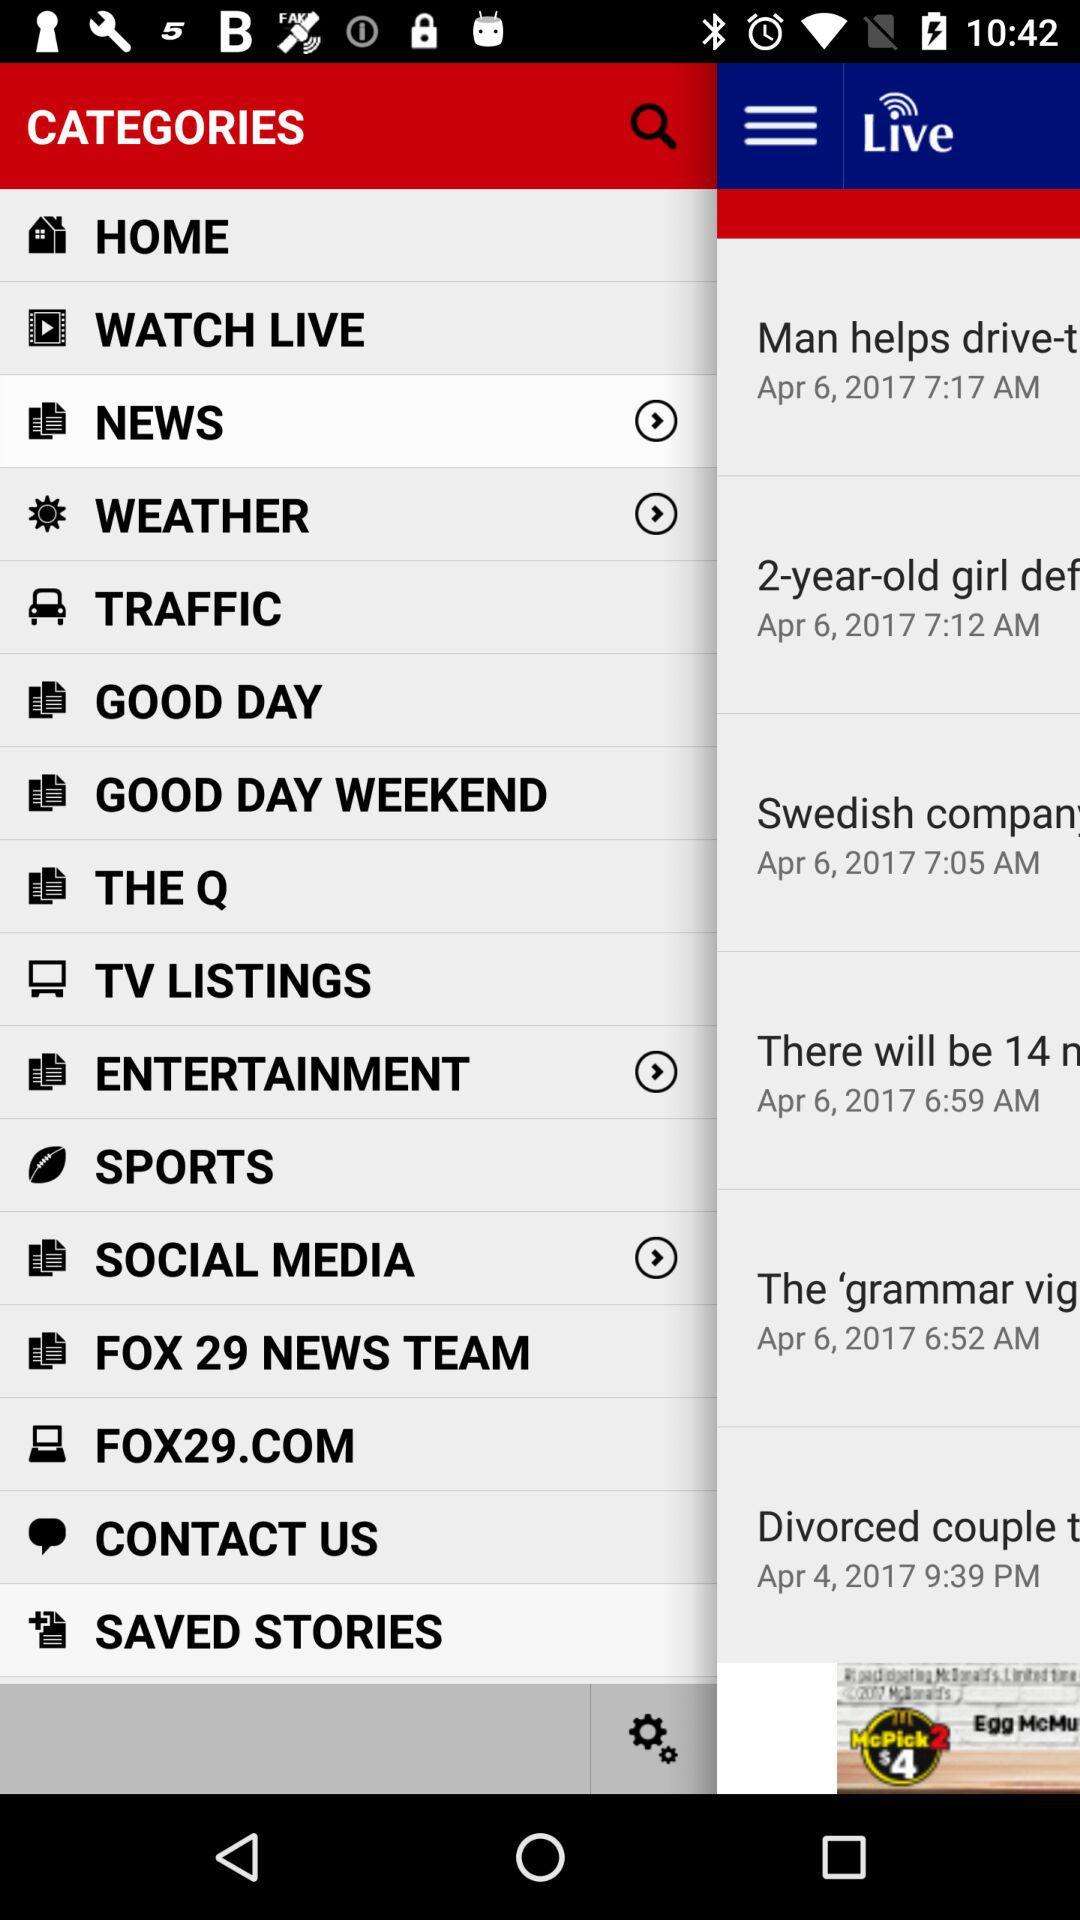 The height and width of the screenshot is (1920, 1080). Describe the element at coordinates (778, 124) in the screenshot. I see `the menu icon` at that location.